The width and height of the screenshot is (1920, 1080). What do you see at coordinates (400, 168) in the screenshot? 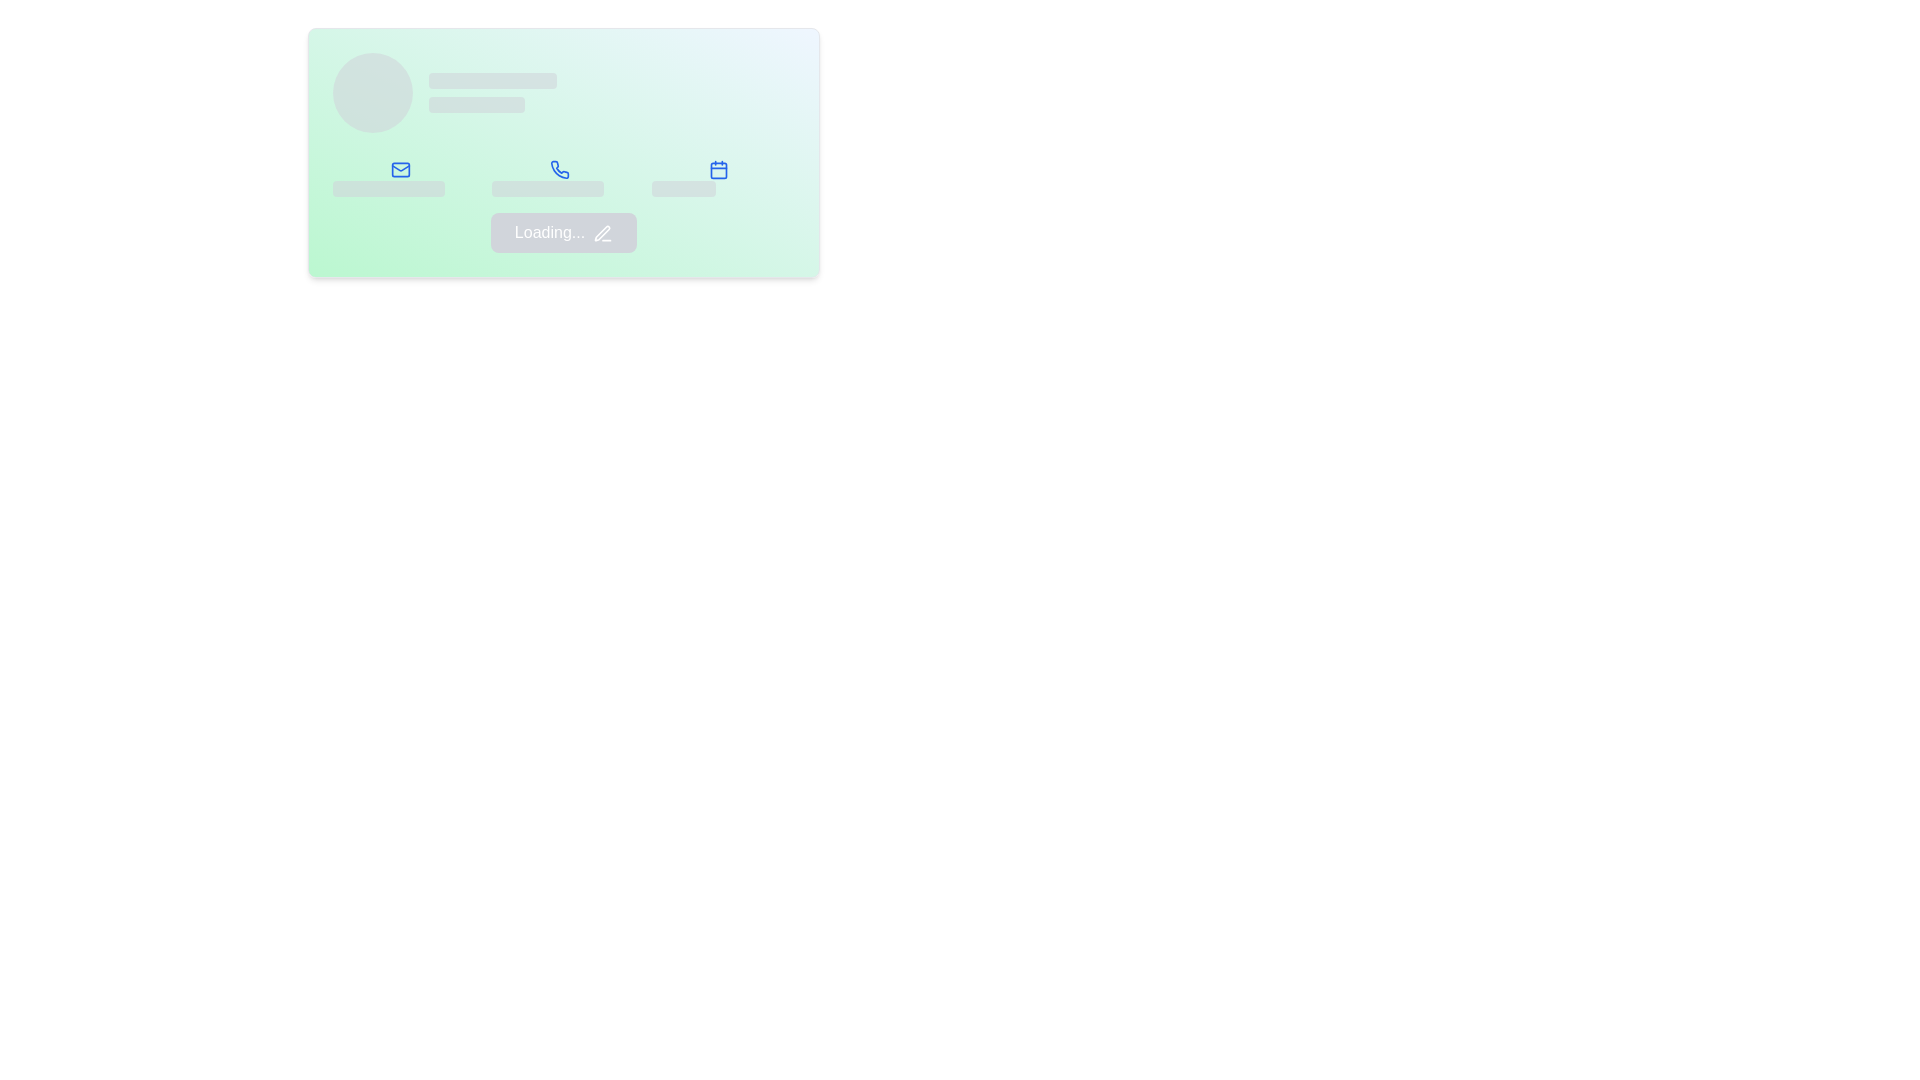
I see `the blue outlined envelope icon located in the middle of the first row of icons` at bounding box center [400, 168].